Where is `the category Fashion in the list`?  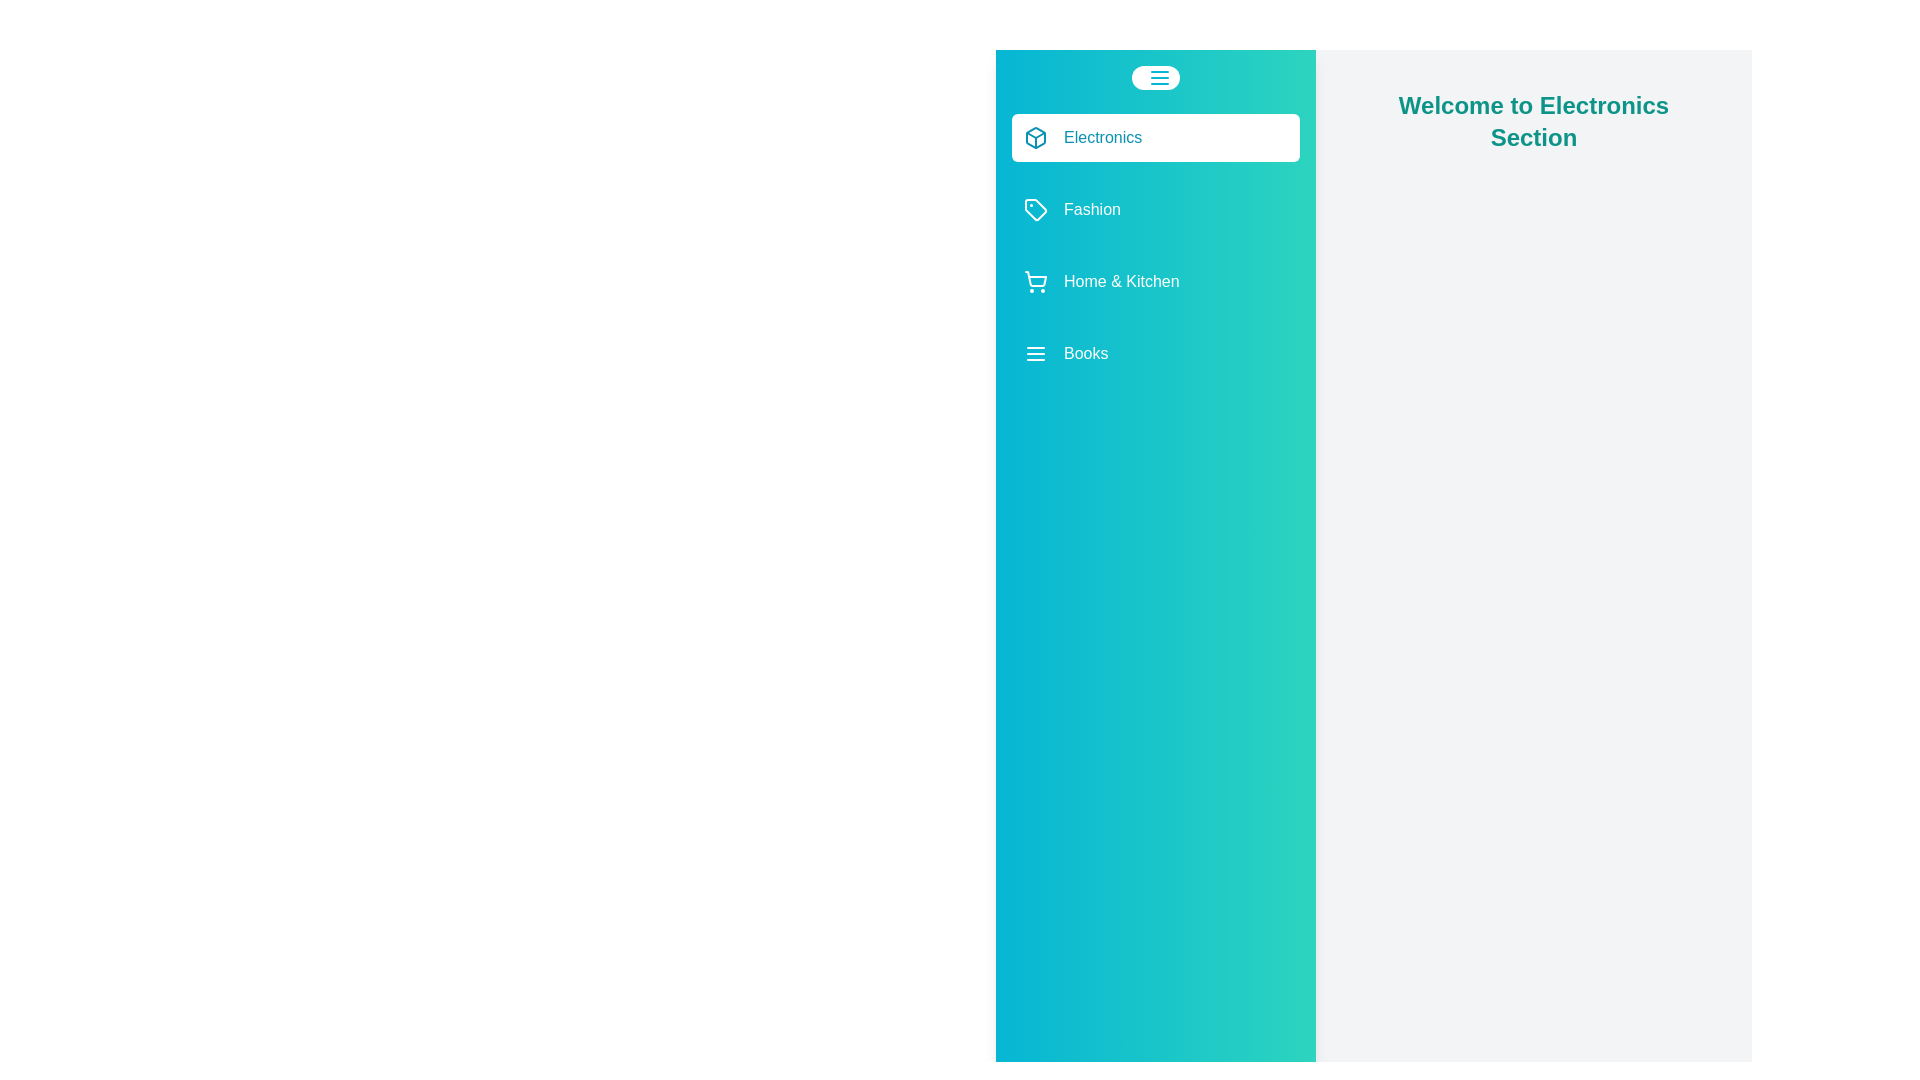
the category Fashion in the list is located at coordinates (1156, 209).